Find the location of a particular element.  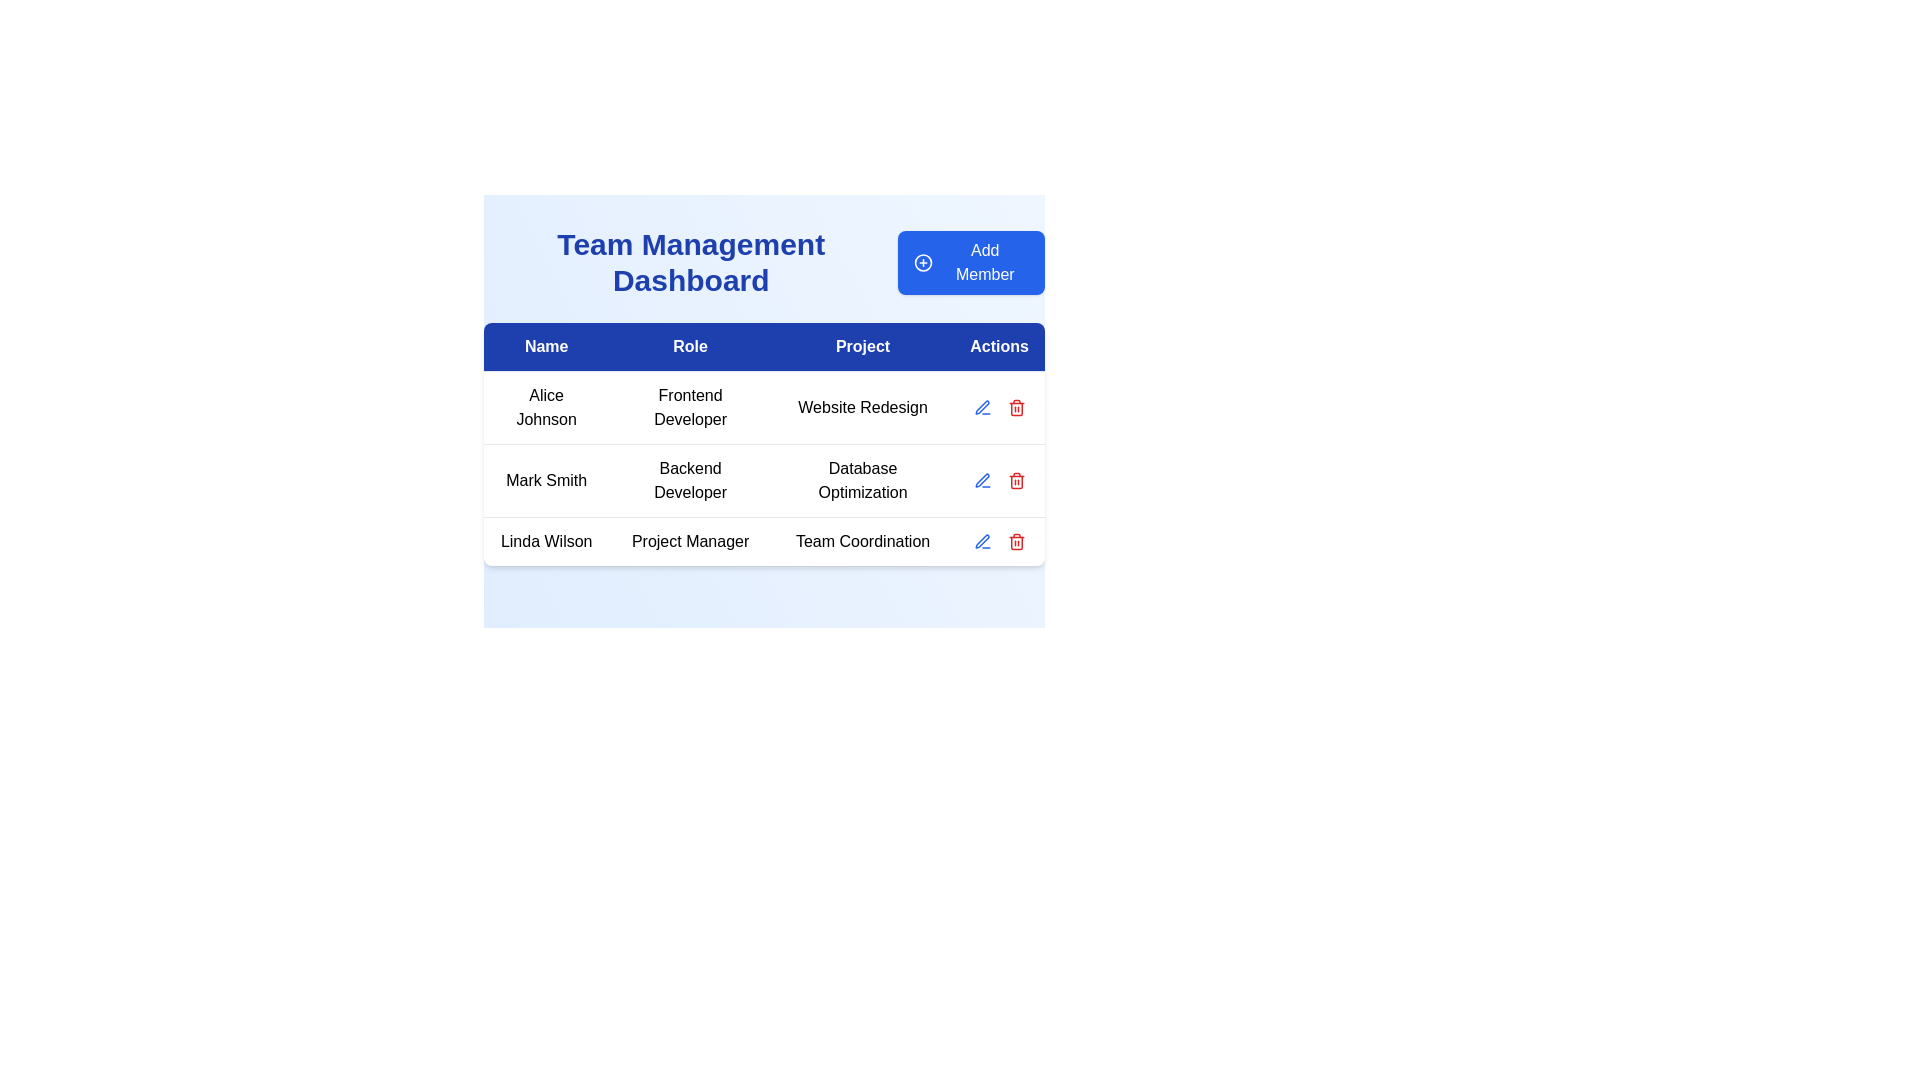

the second row of the structured table is located at coordinates (763, 481).